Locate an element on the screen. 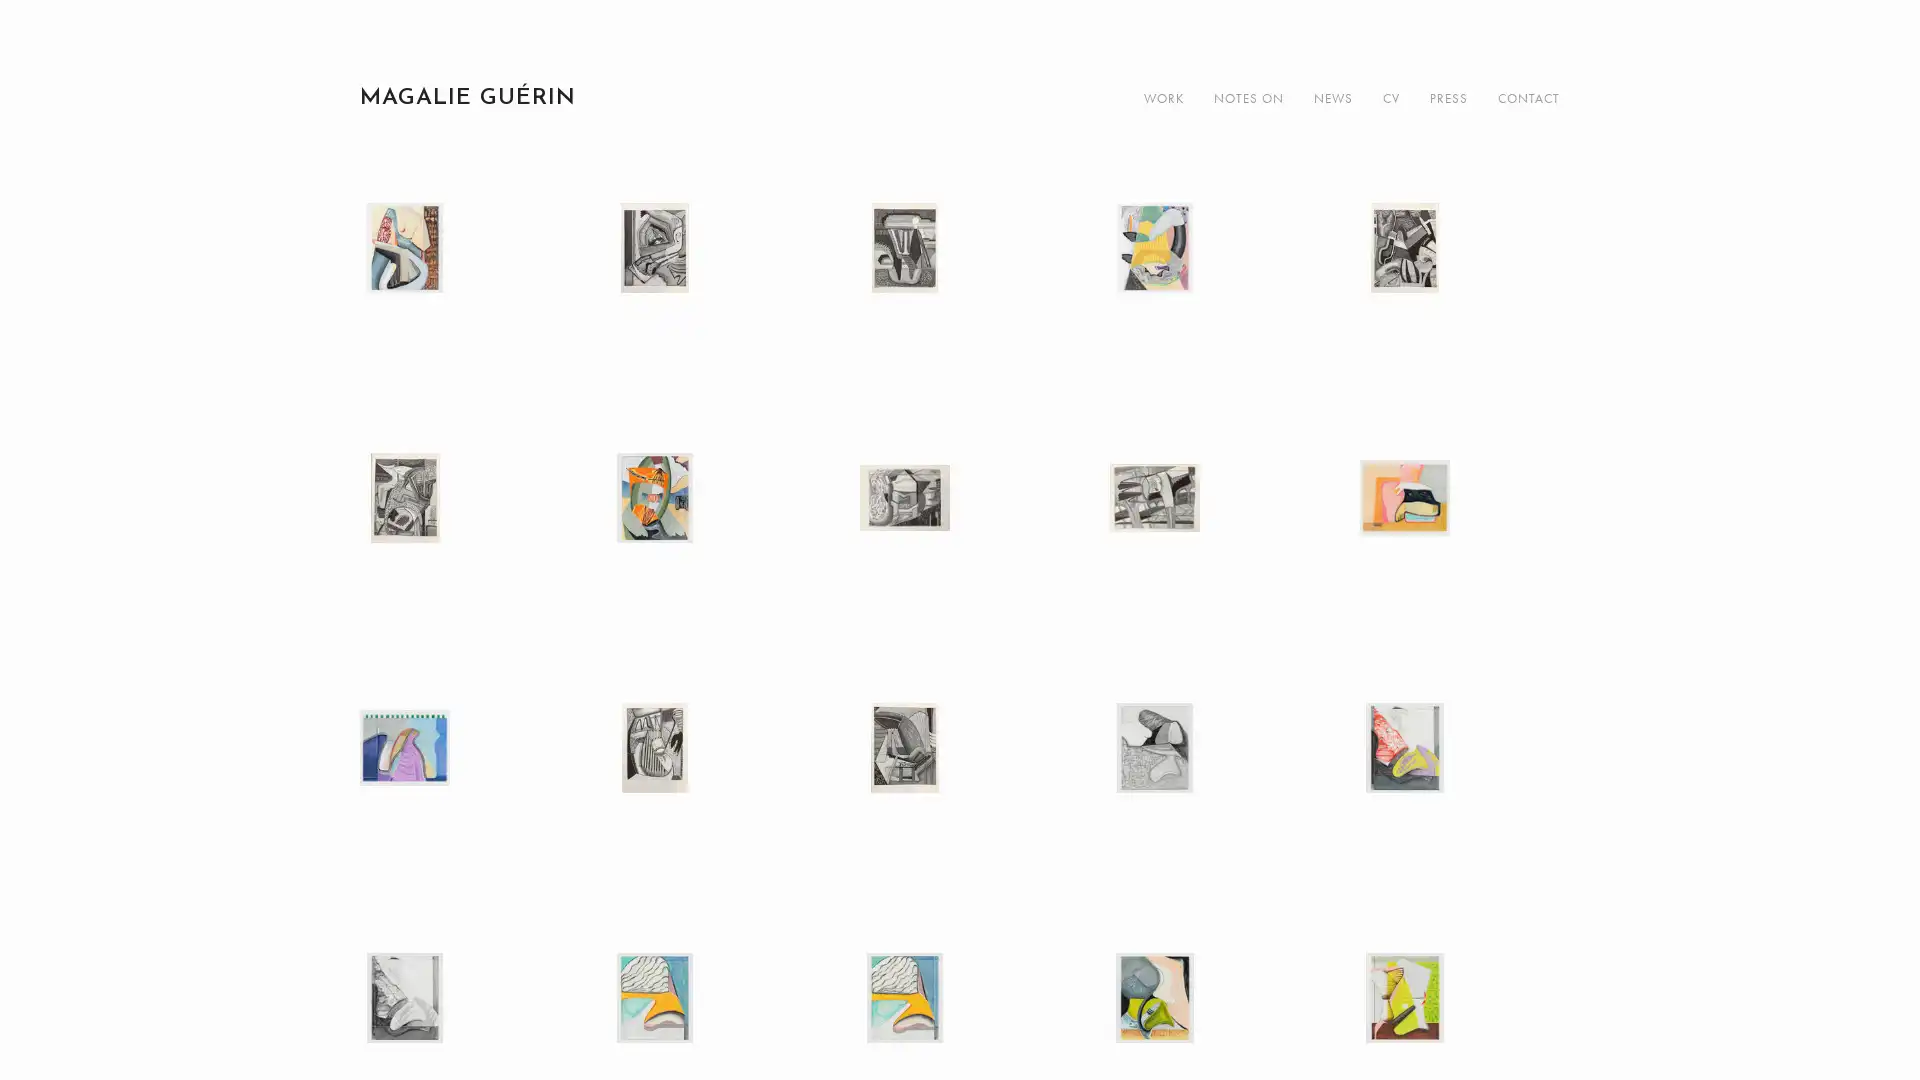  View fullsize Small Copy Drawing 113, 2020 is located at coordinates (459, 552).